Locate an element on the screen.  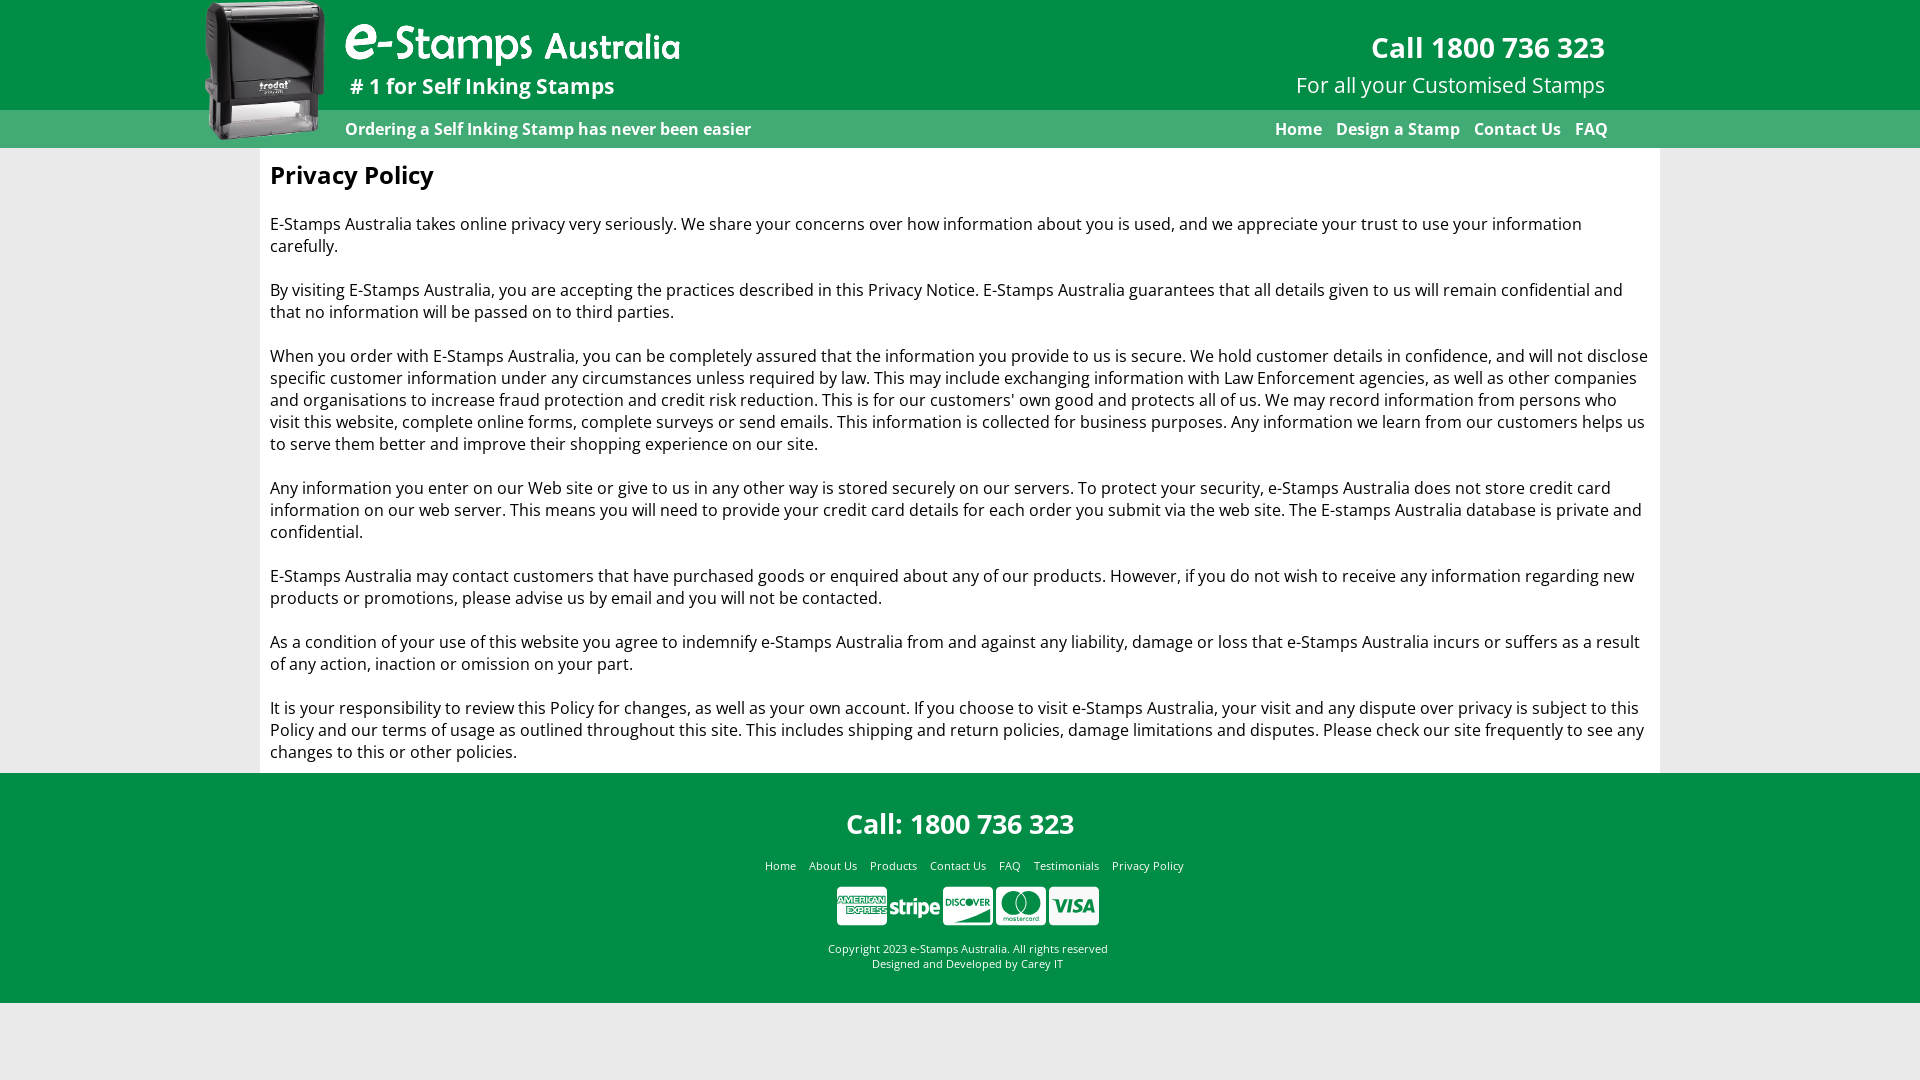
'FAQ' is located at coordinates (1590, 128).